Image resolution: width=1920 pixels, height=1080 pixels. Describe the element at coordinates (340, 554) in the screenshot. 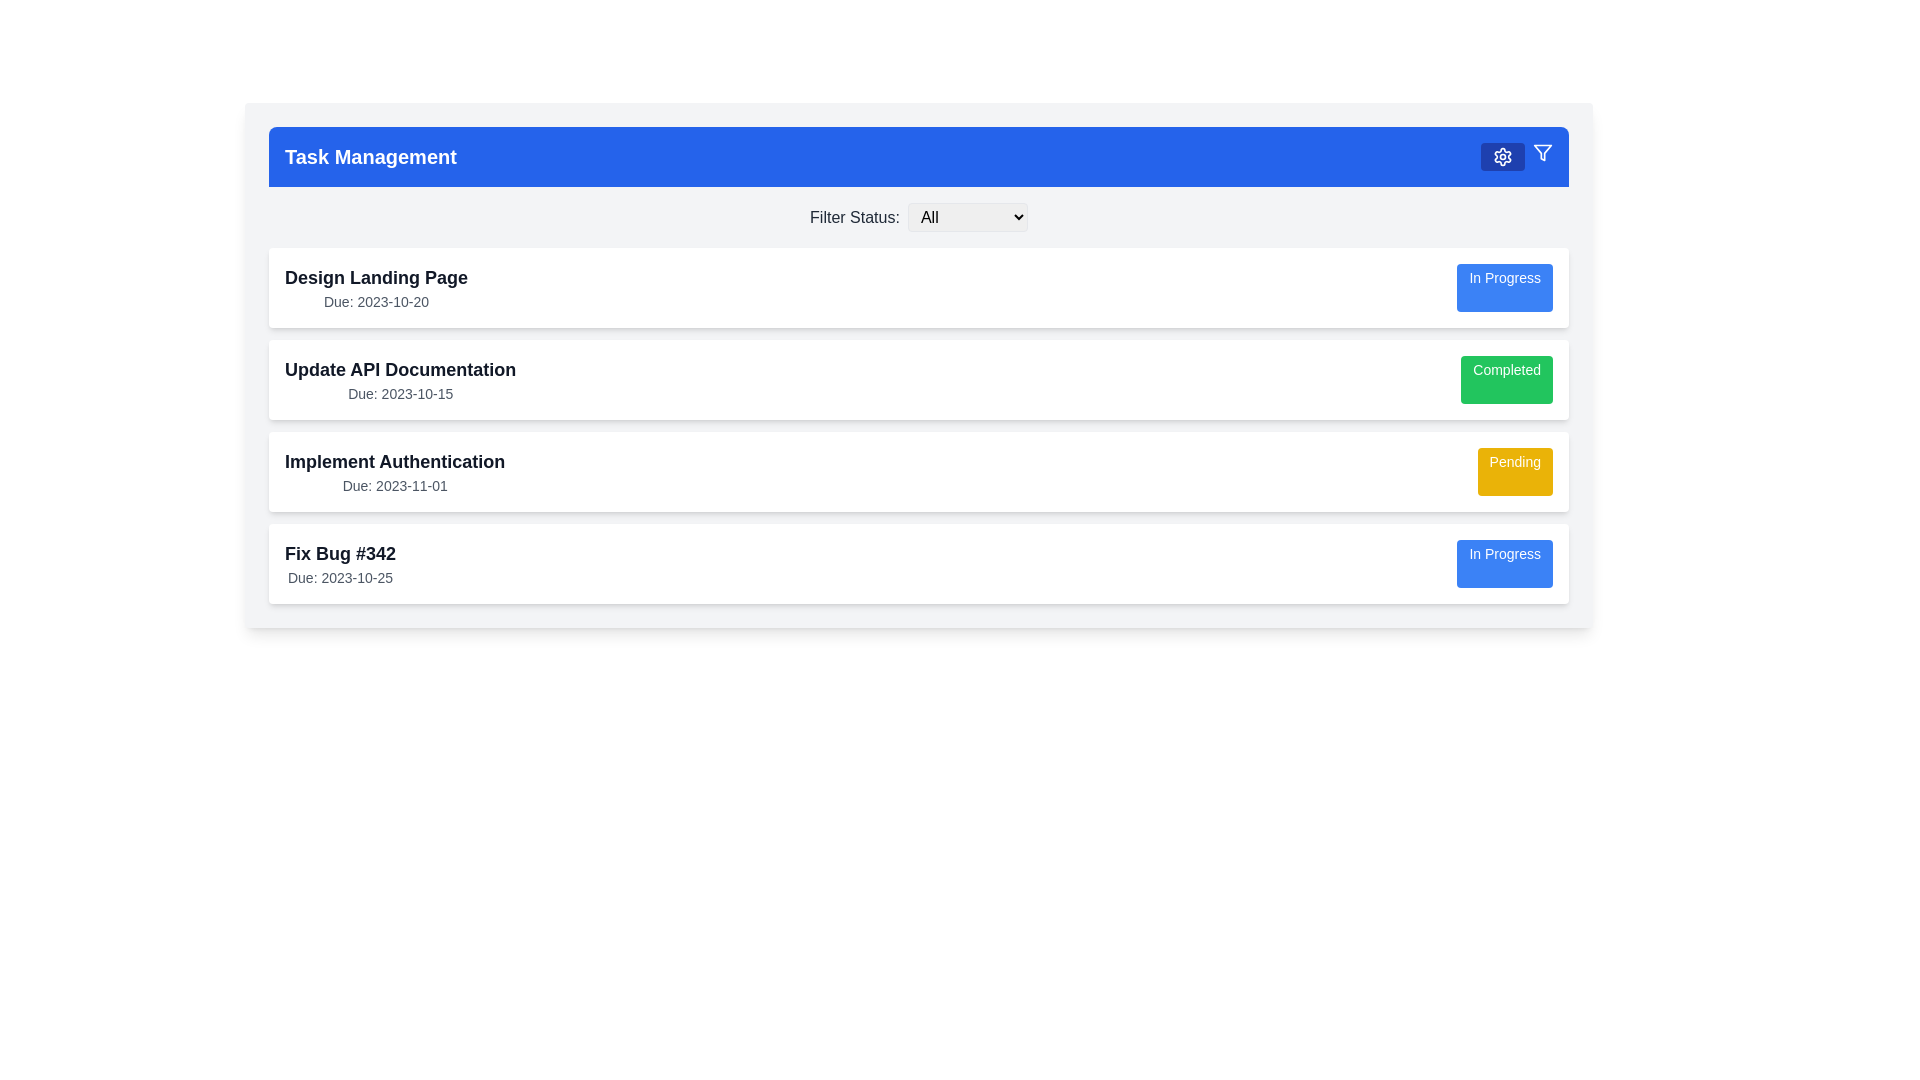

I see `the title of a task or issue located within a card near the bottom of a vertical list of tasks, just above the due date information` at that location.